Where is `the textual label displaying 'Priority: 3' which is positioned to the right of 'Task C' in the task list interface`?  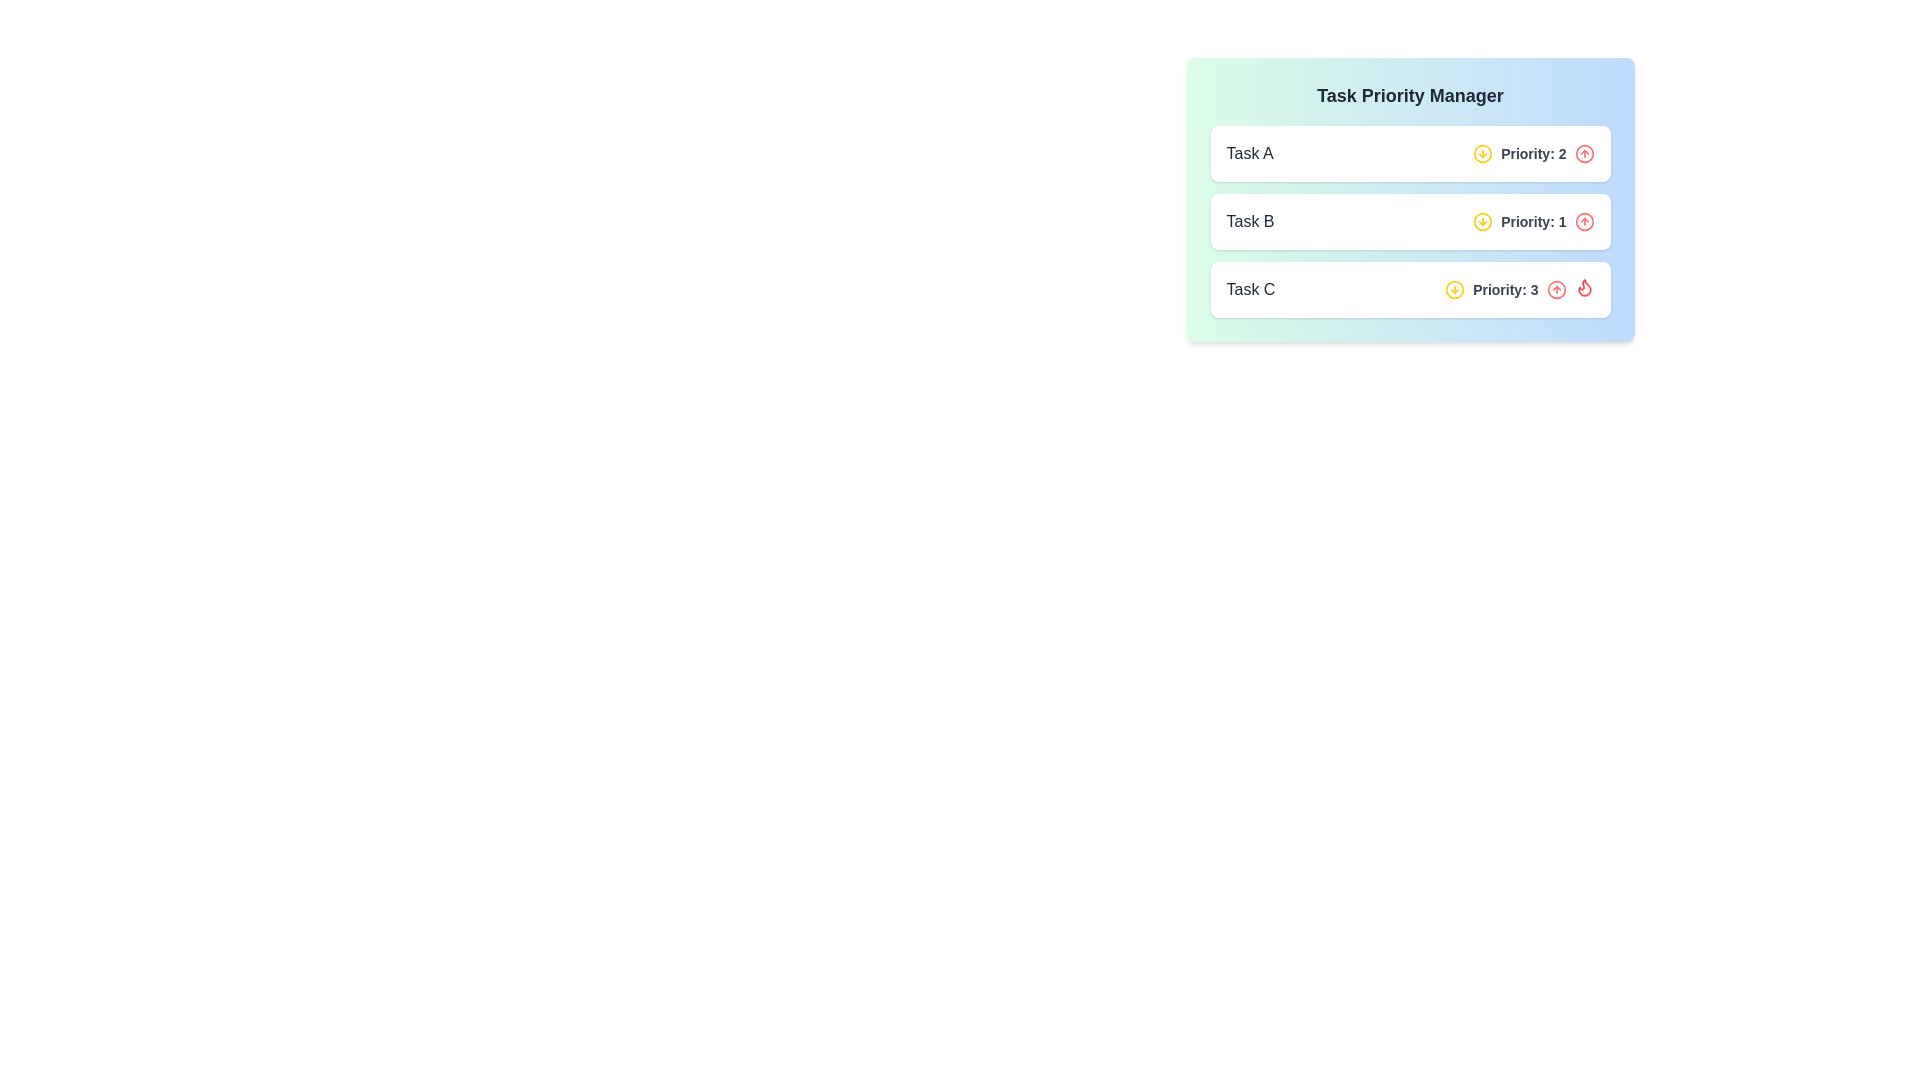
the textual label displaying 'Priority: 3' which is positioned to the right of 'Task C' in the task list interface is located at coordinates (1505, 289).